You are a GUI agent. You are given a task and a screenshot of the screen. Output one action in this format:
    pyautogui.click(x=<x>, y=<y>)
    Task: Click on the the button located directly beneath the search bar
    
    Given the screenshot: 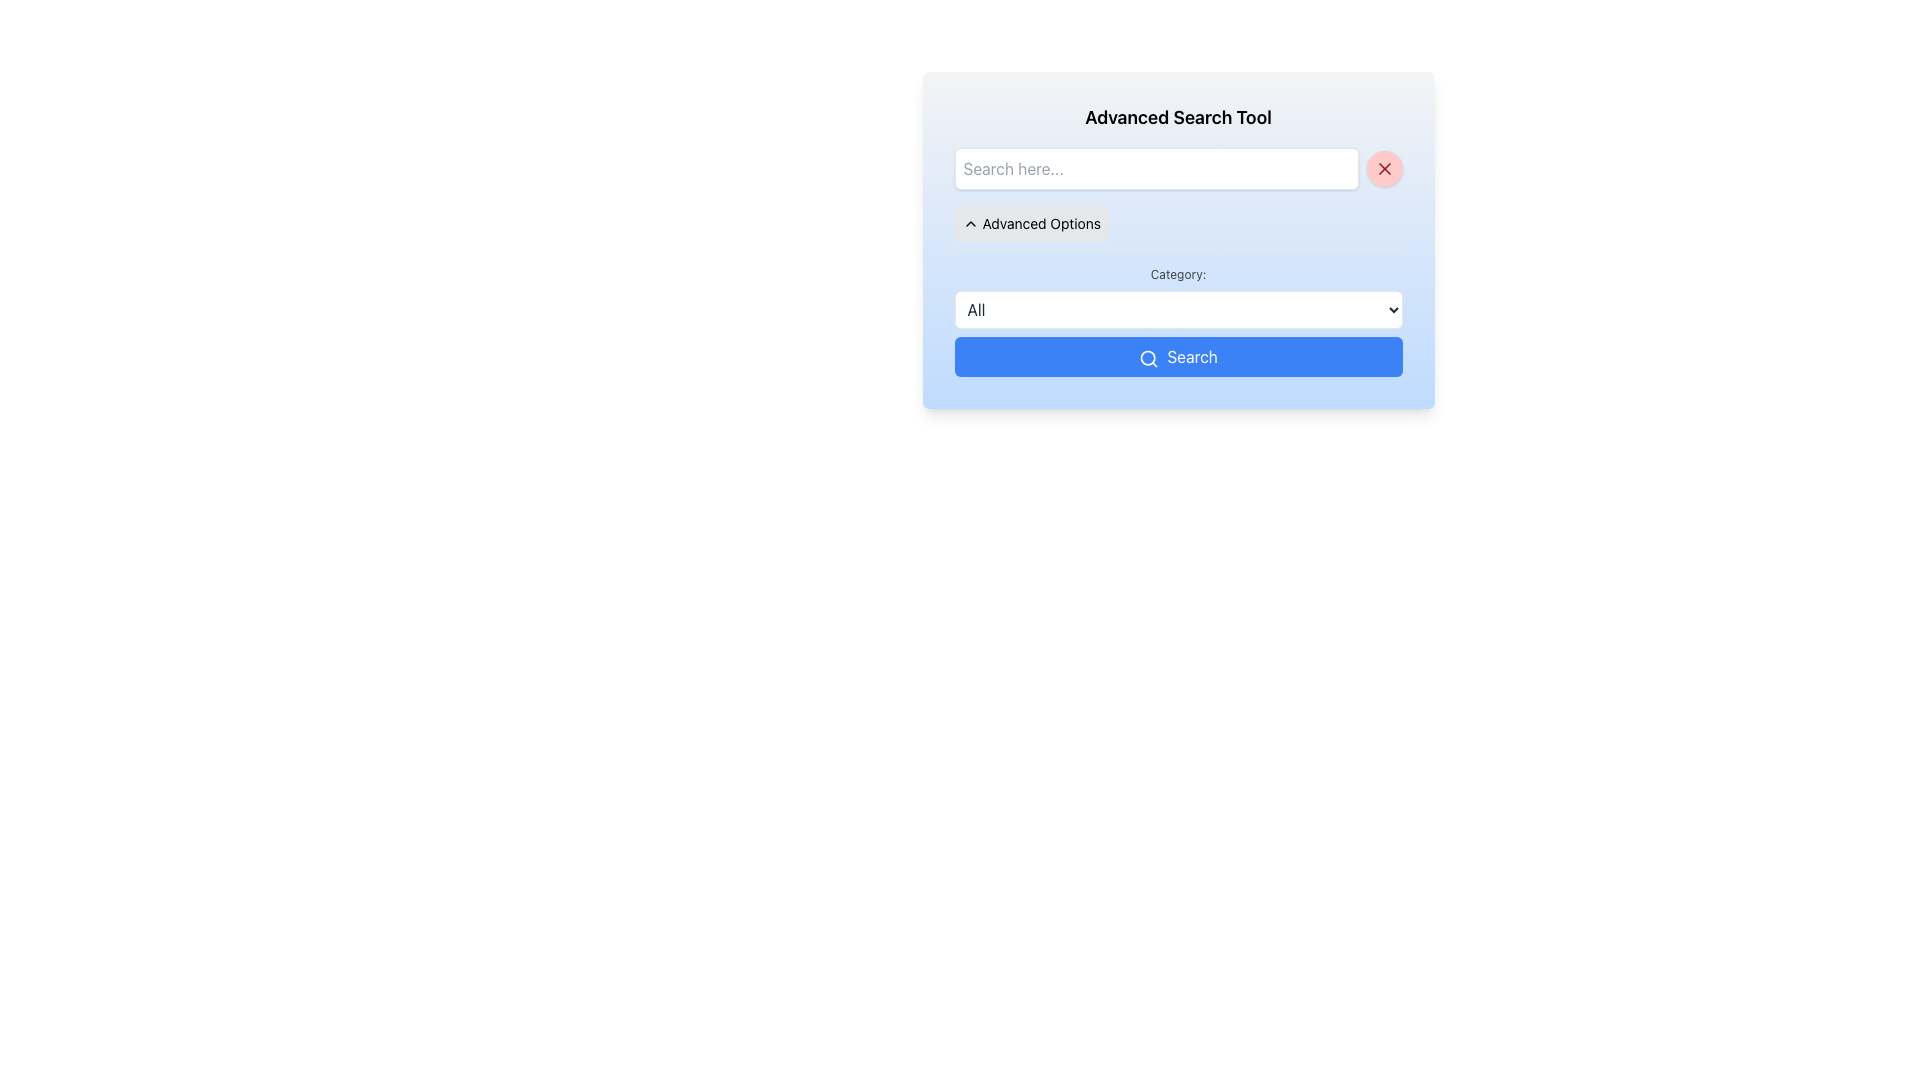 What is the action you would take?
    pyautogui.click(x=1031, y=223)
    